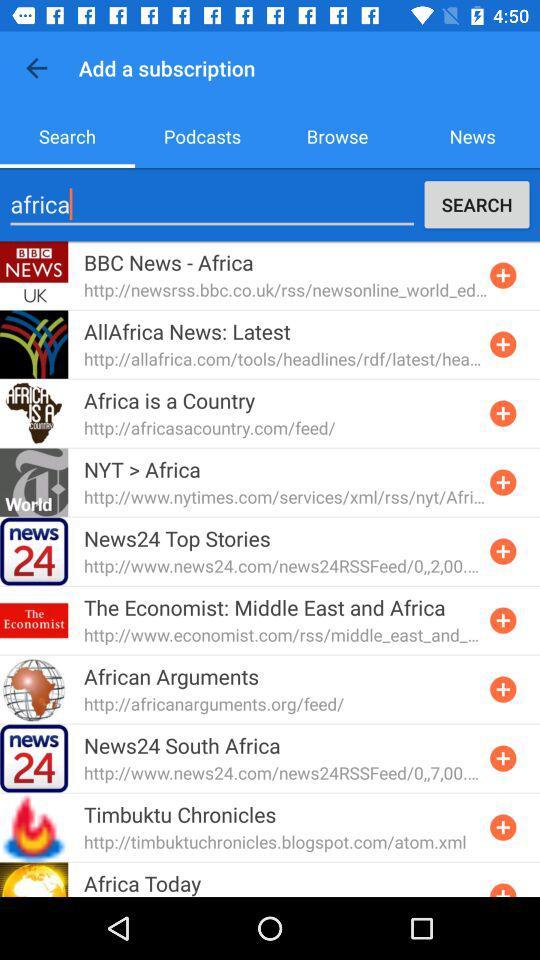 The image size is (540, 960). What do you see at coordinates (502, 274) in the screenshot?
I see `switch include option` at bounding box center [502, 274].